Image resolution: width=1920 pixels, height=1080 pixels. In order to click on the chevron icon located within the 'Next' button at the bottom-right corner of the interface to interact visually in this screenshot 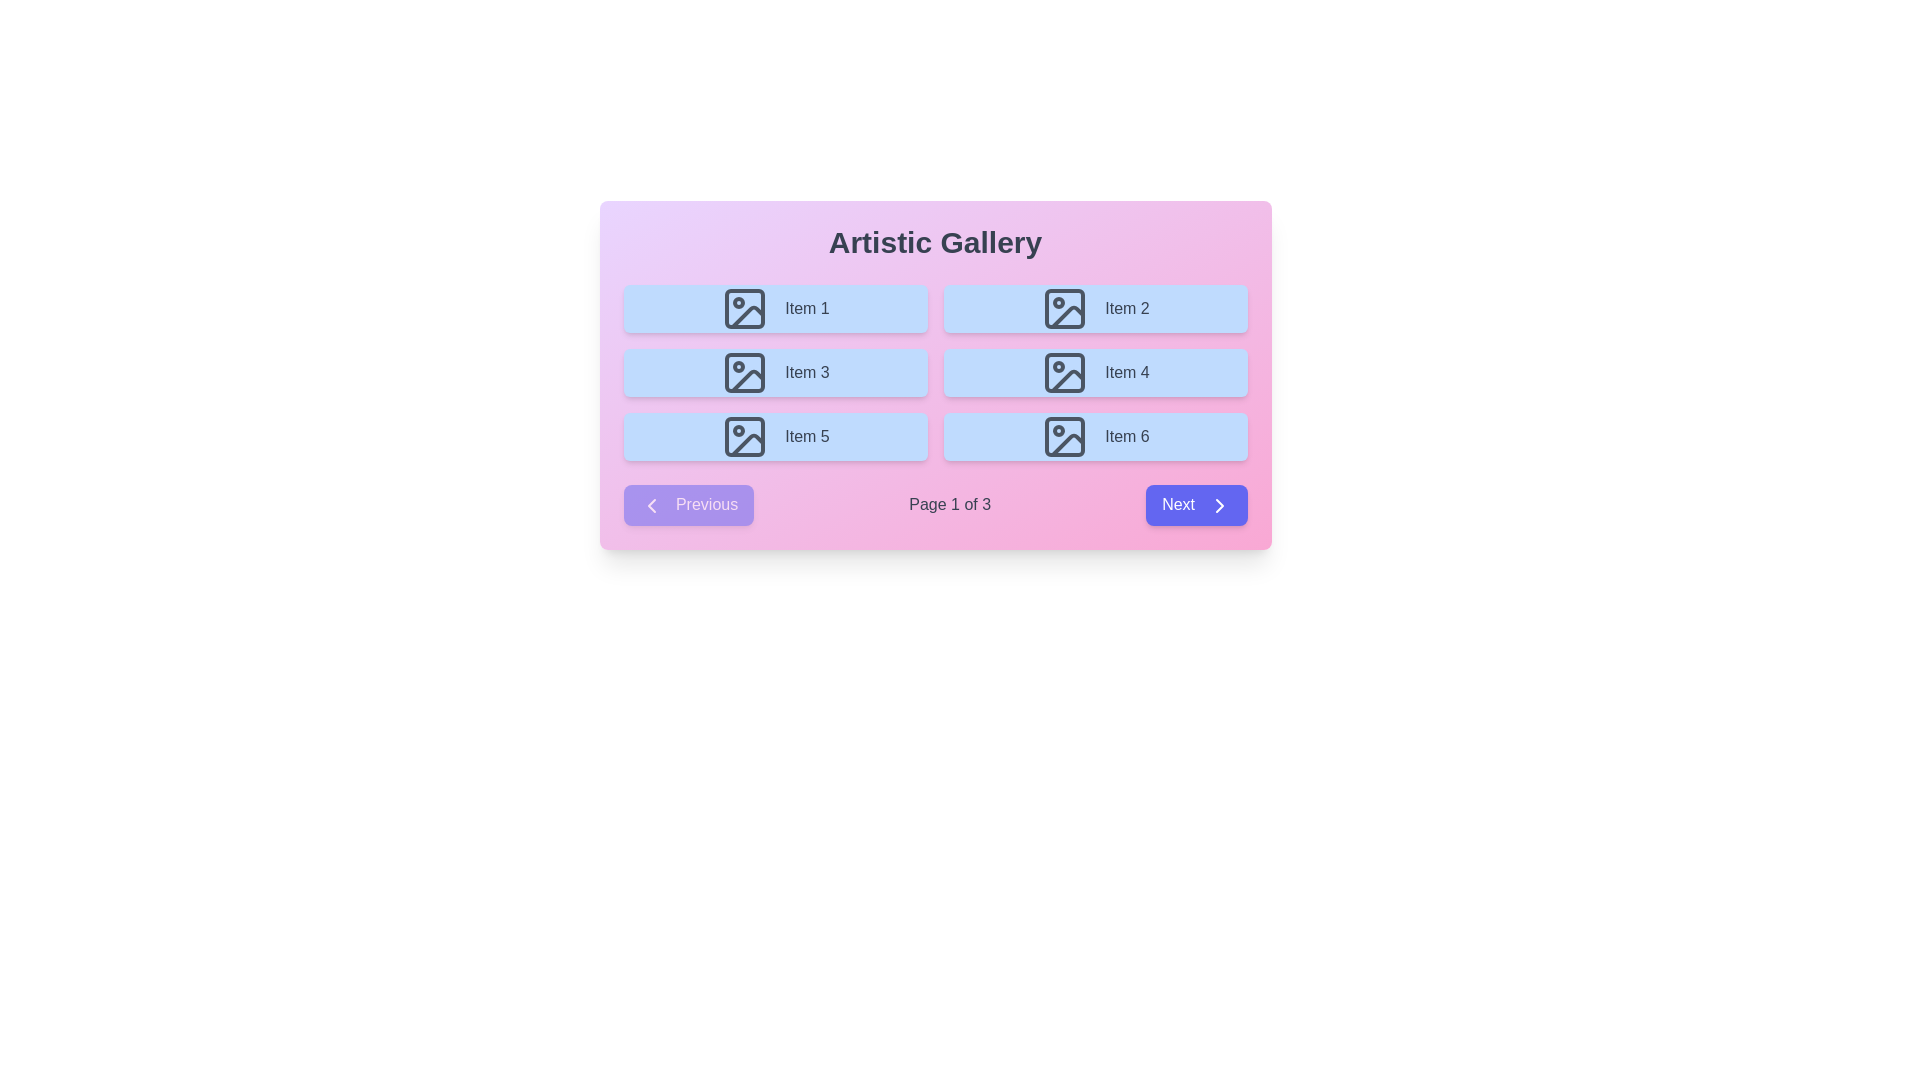, I will do `click(1218, 504)`.